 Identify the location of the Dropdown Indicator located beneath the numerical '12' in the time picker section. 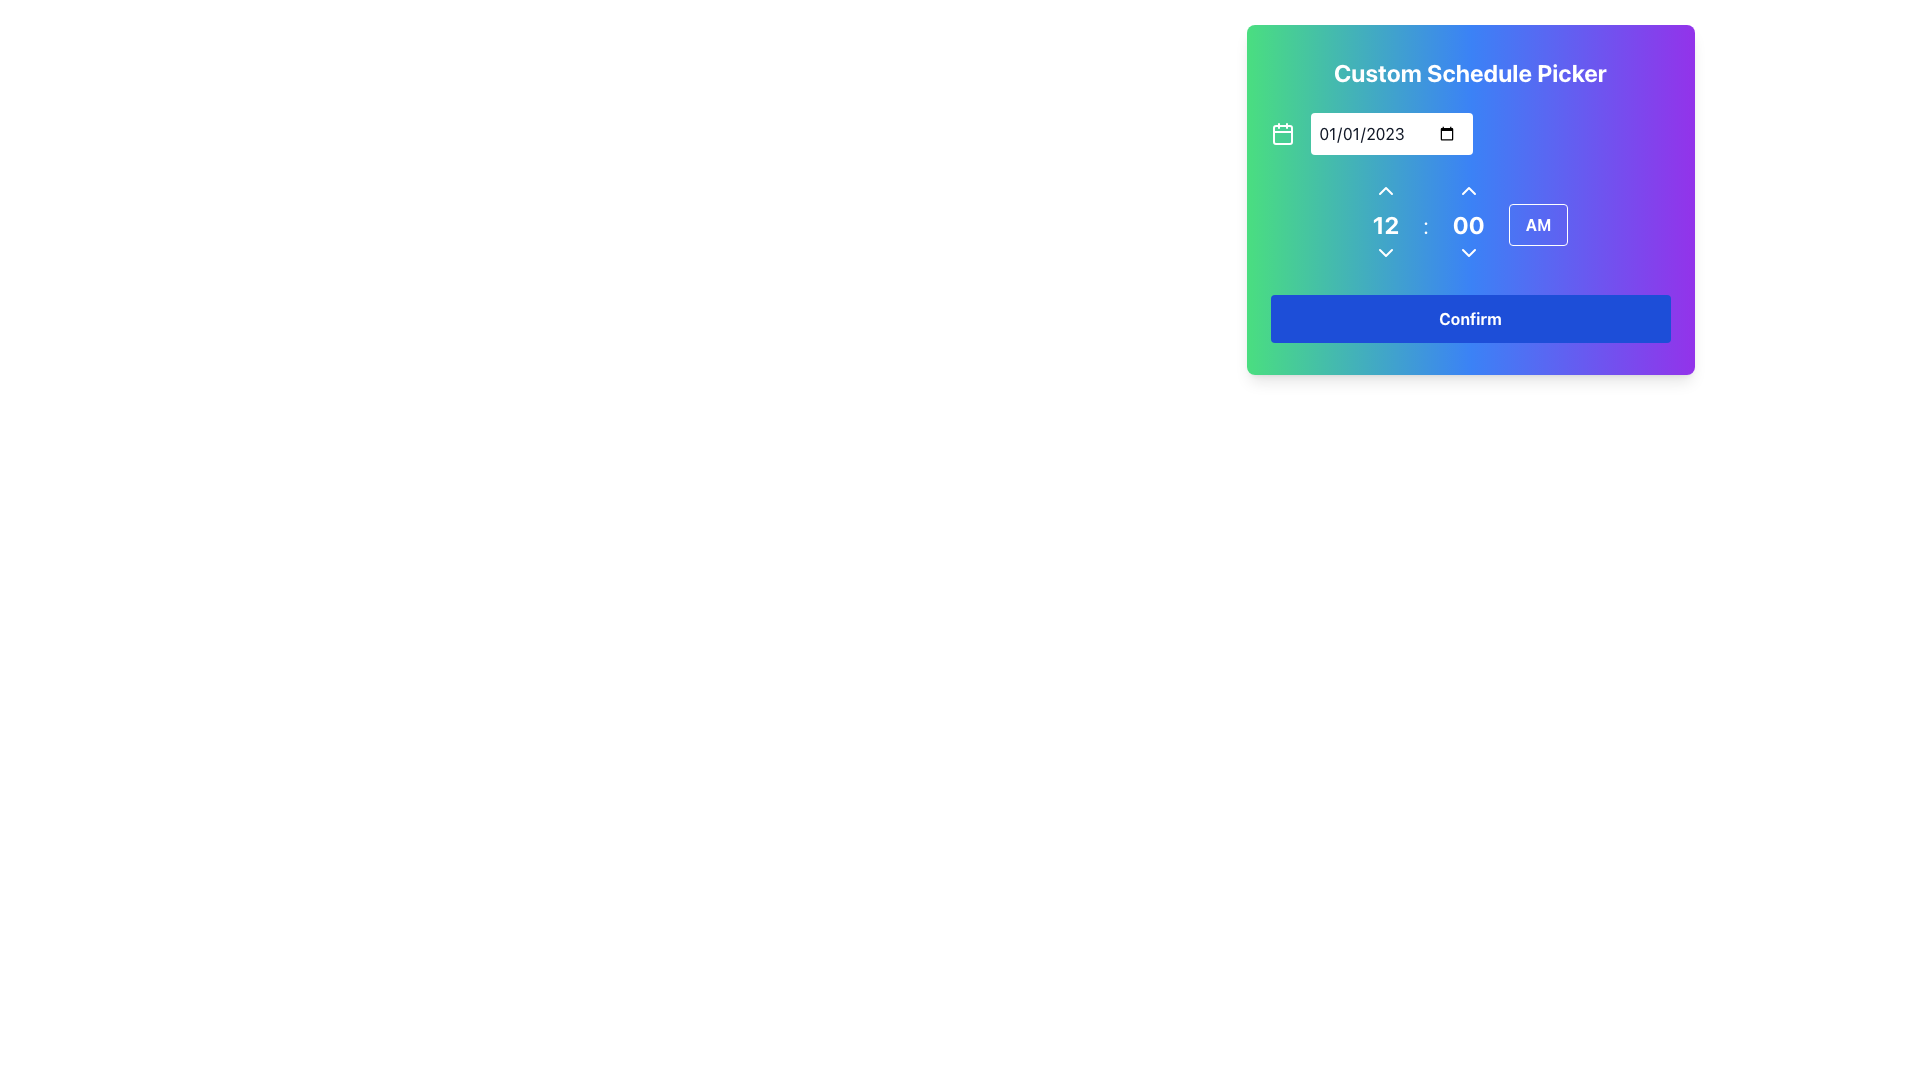
(1384, 252).